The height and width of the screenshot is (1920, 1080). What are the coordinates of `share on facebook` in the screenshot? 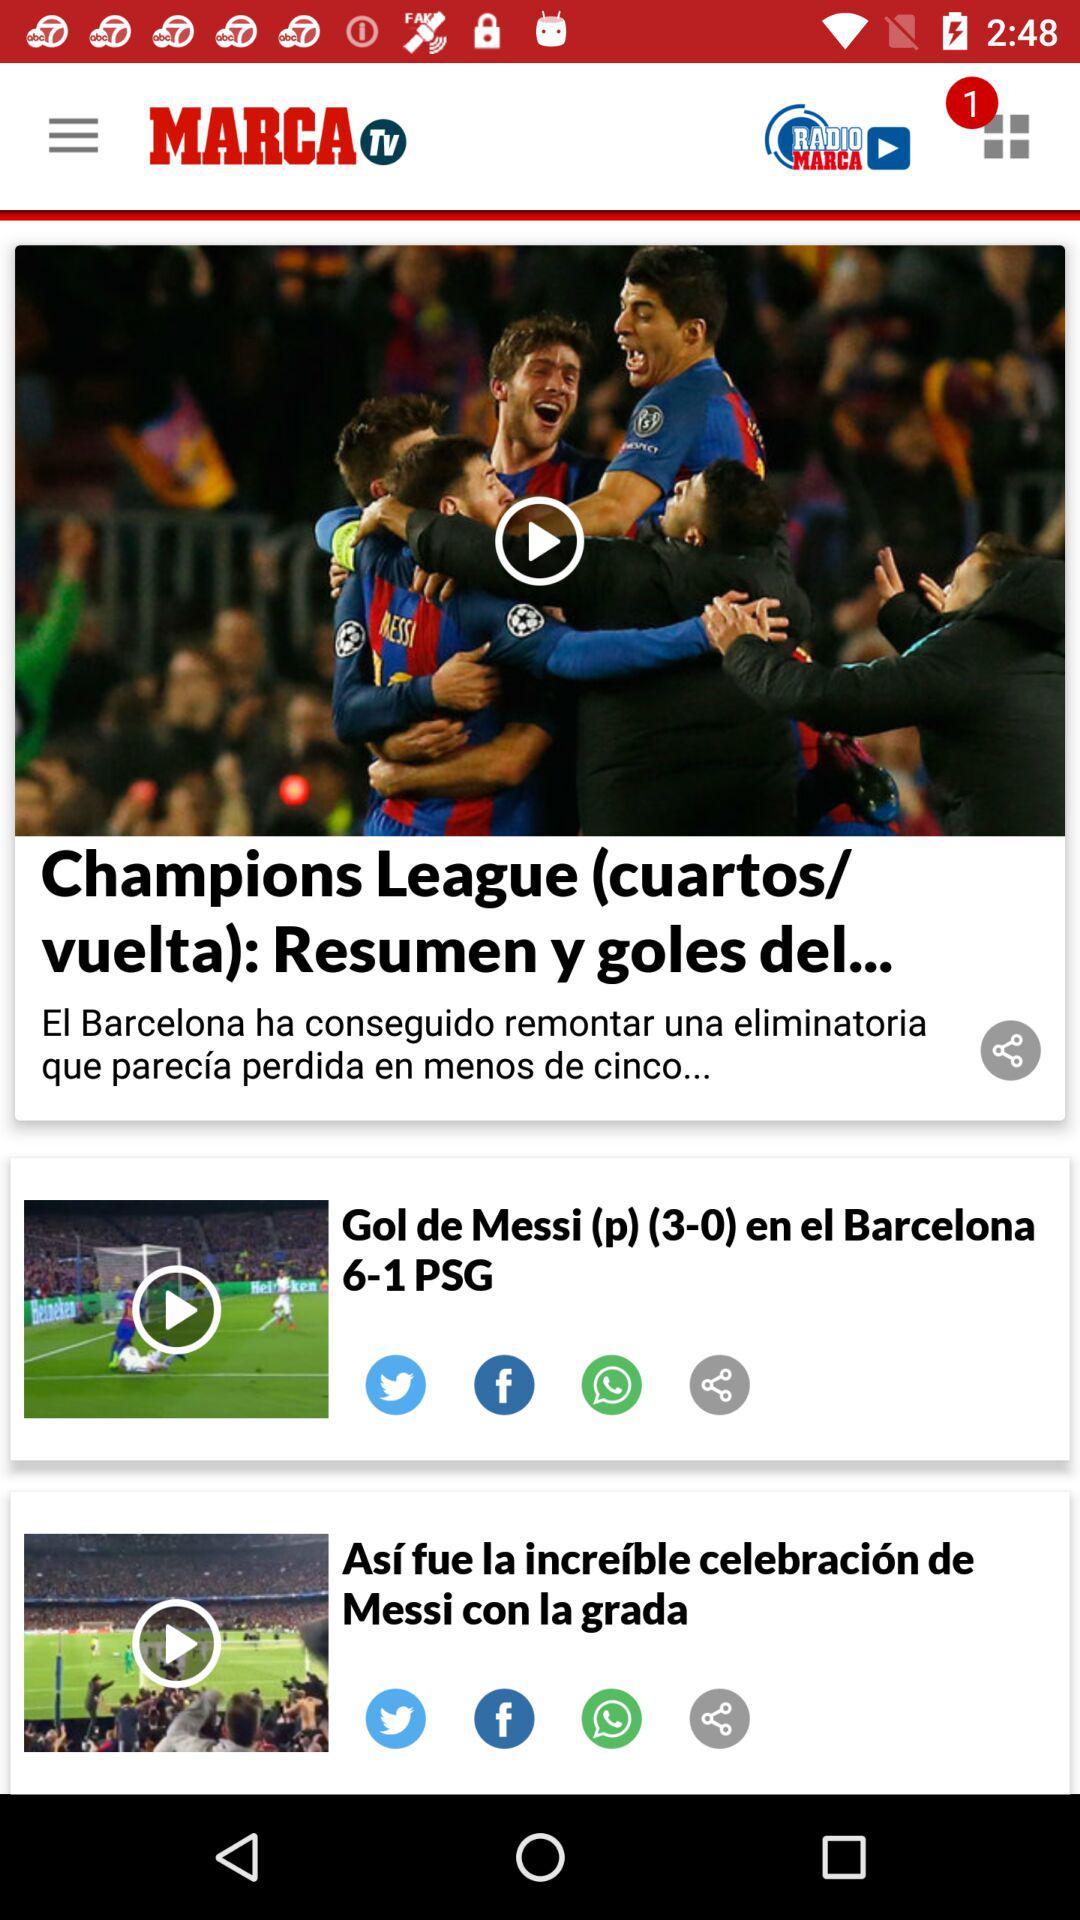 It's located at (503, 1717).